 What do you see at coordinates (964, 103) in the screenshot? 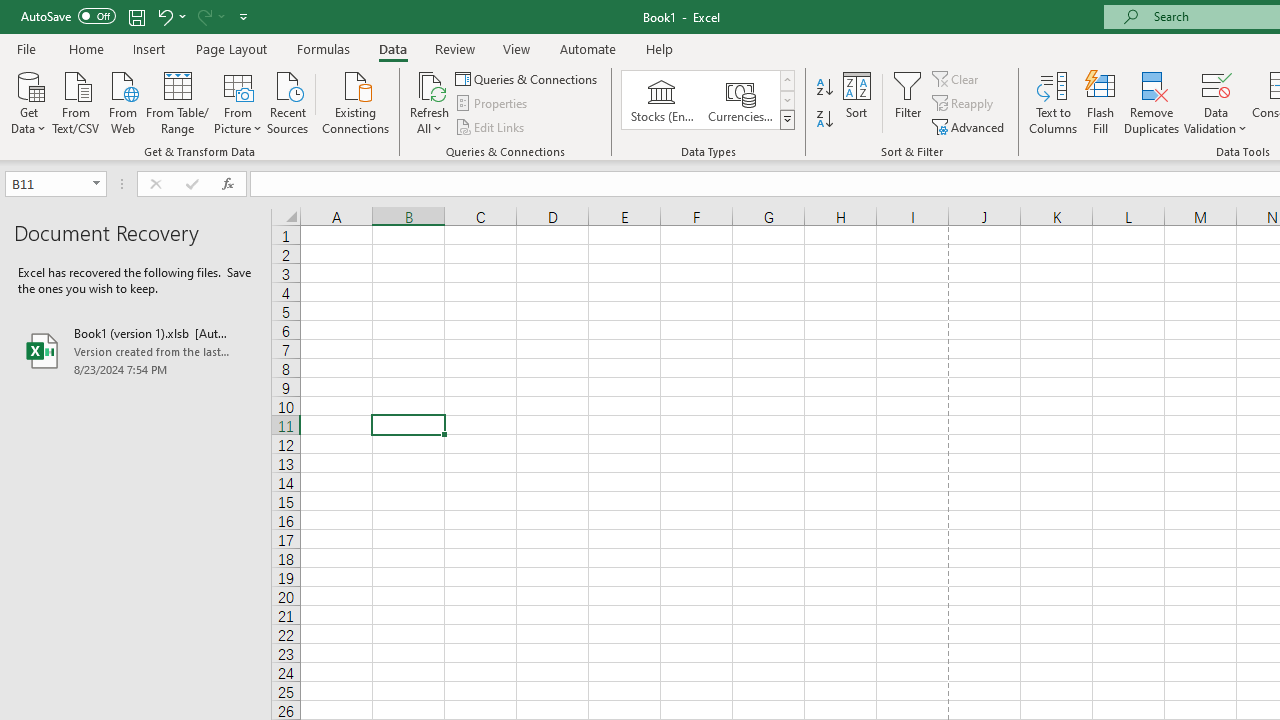
I see `'Reapply'` at bounding box center [964, 103].